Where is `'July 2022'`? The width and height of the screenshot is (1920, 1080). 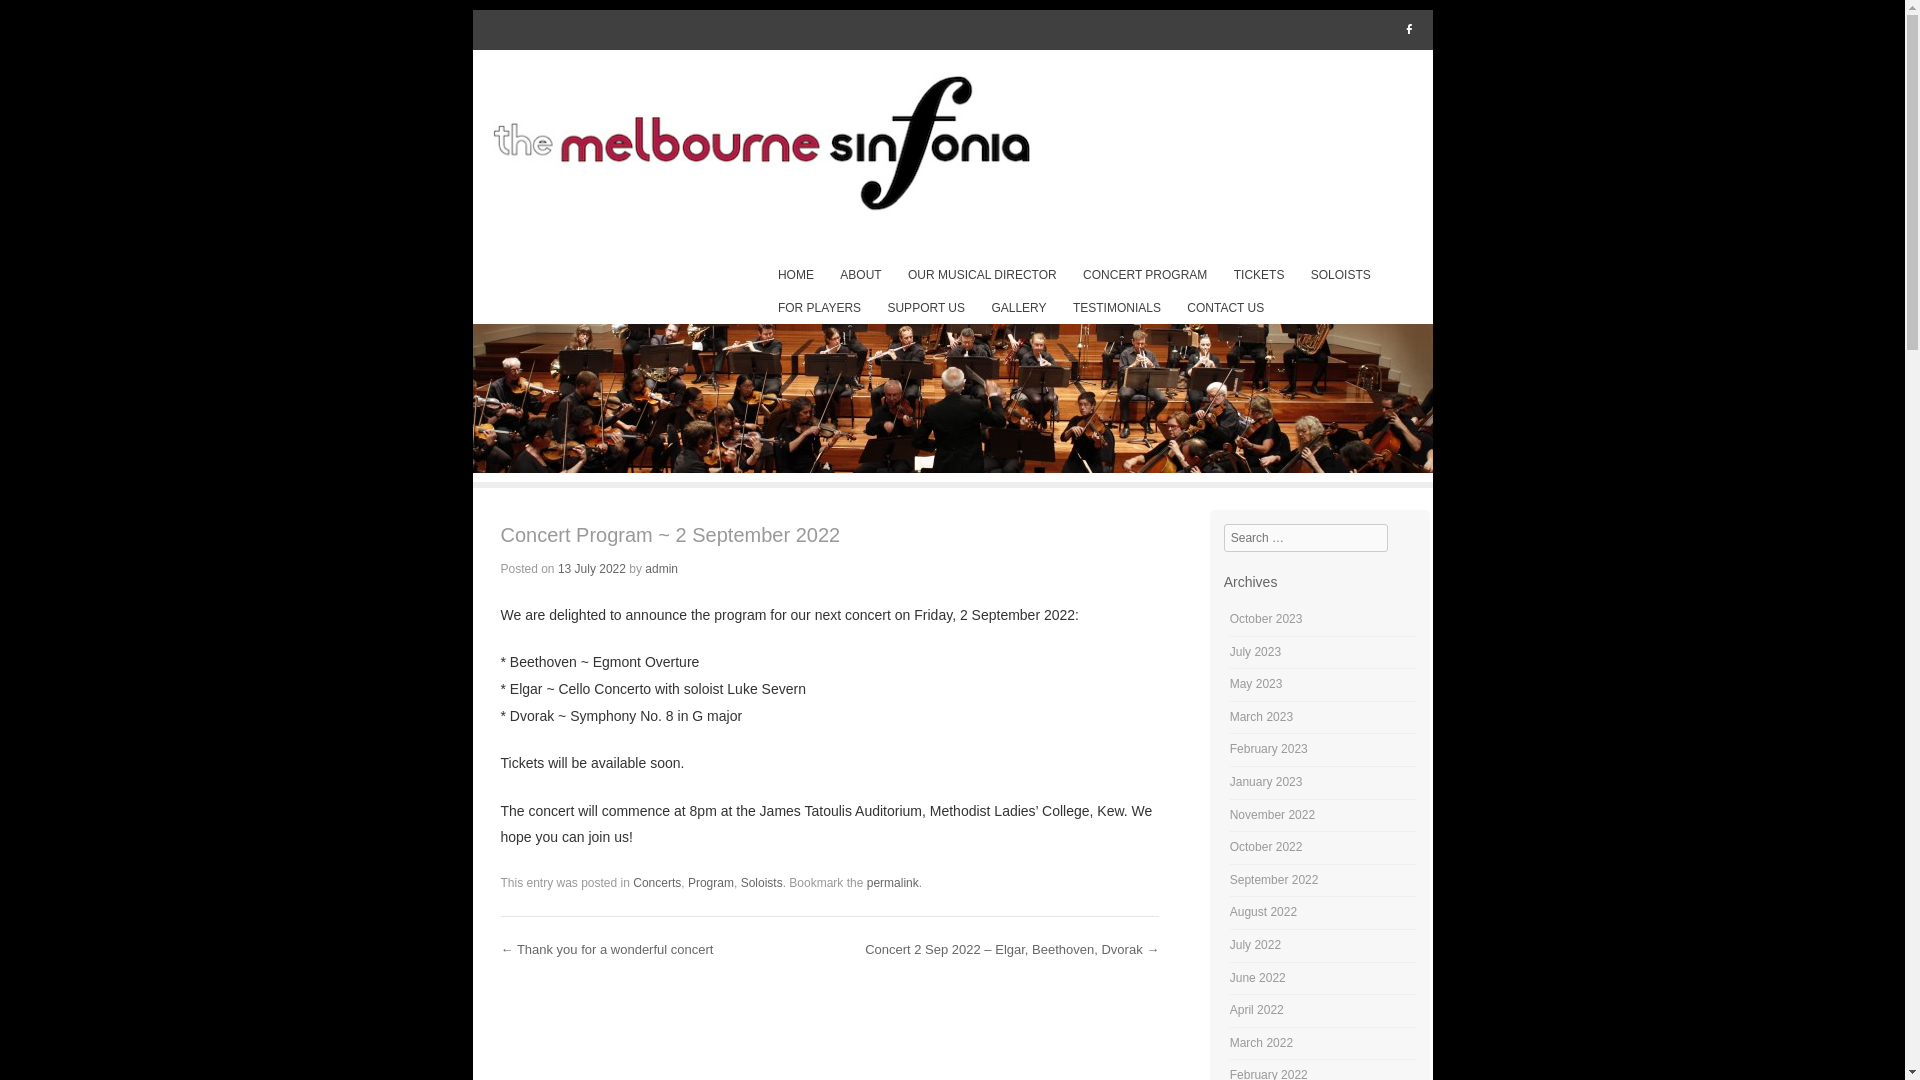
'July 2022' is located at coordinates (1254, 945).